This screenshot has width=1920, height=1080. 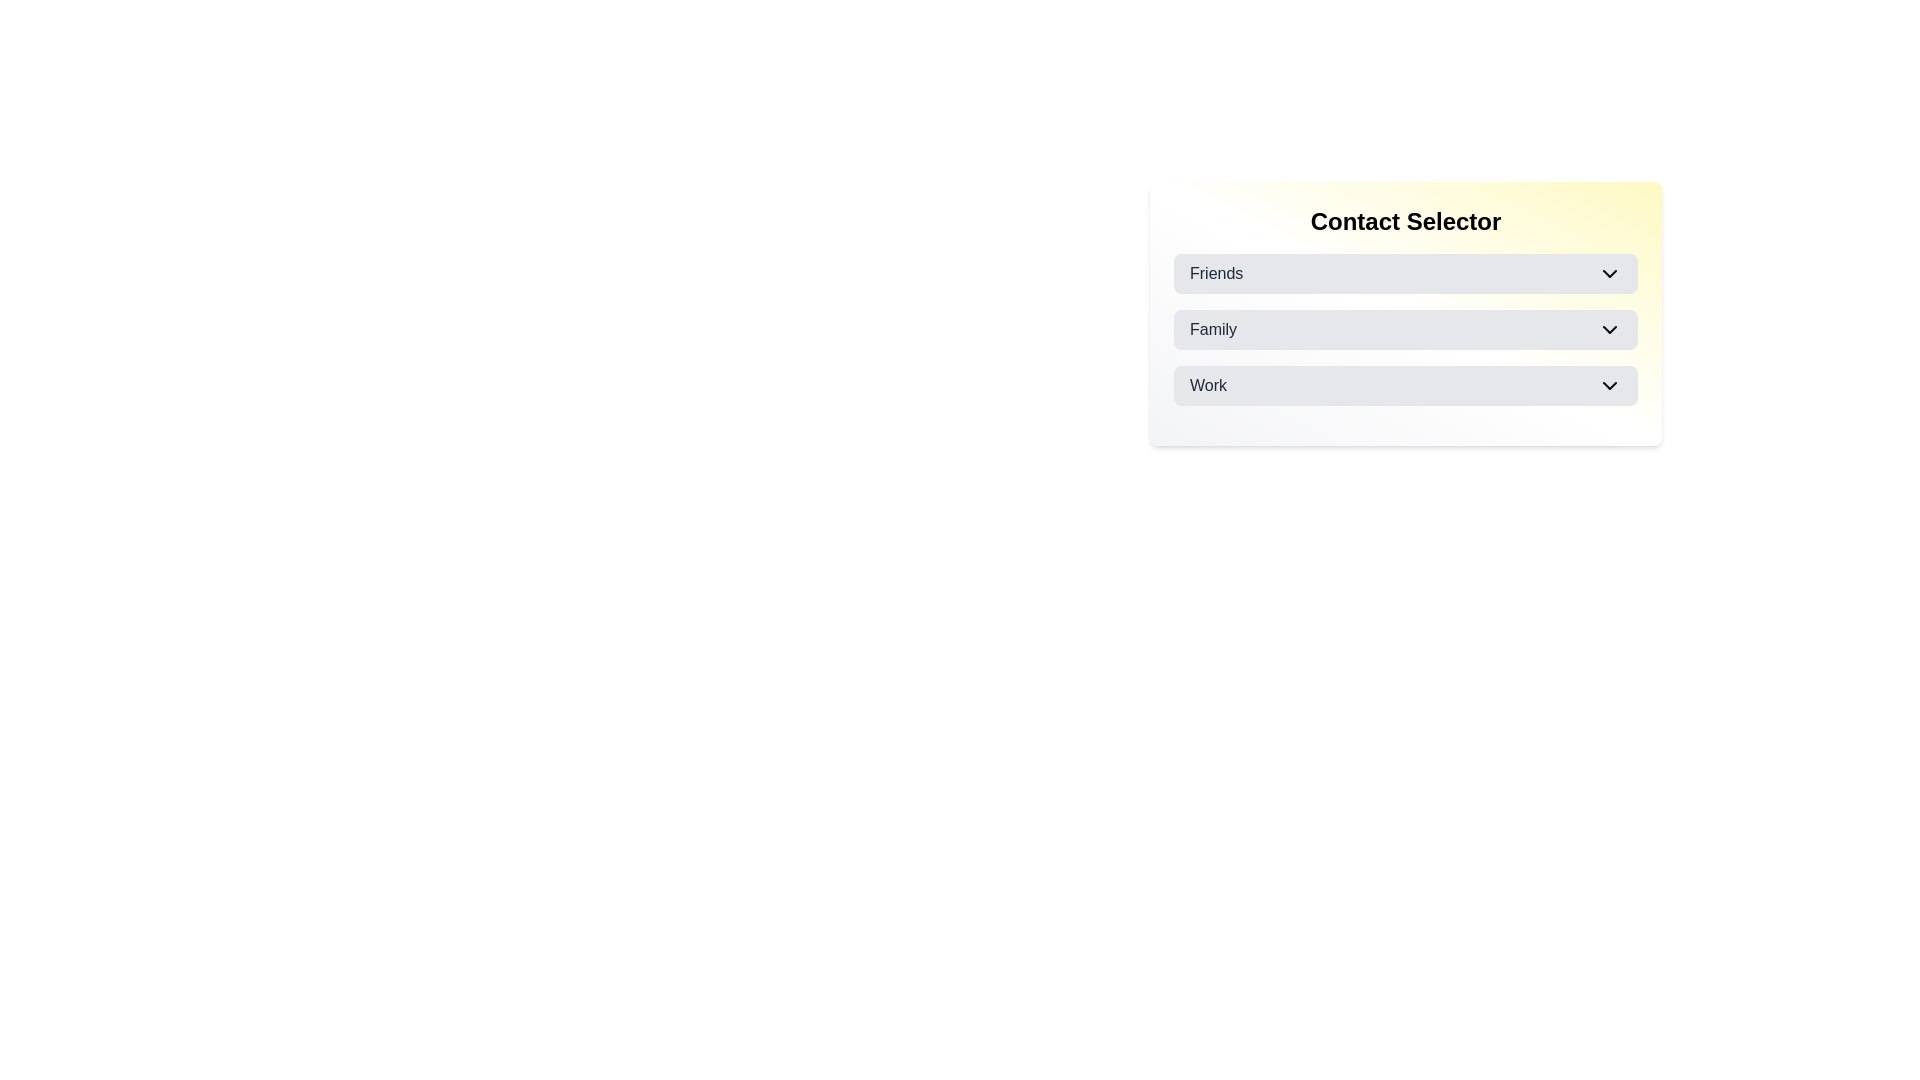 What do you see at coordinates (1215, 273) in the screenshot?
I see `the 'Friends' label, which is a medium-weight dark gray text element within the 'Contact Selector' section, positioned at the top of a vertical stack of containers` at bounding box center [1215, 273].